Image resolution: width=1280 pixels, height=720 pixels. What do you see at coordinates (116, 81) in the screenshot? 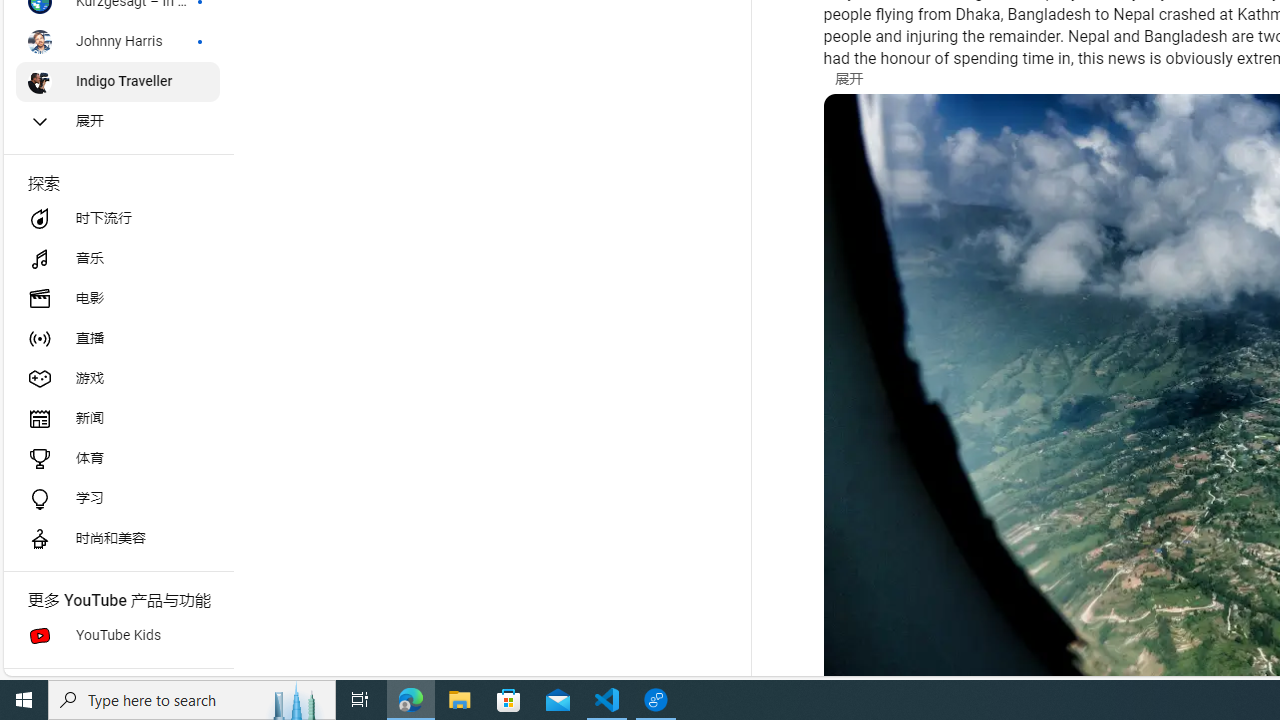
I see `'Indigo Traveller'` at bounding box center [116, 81].